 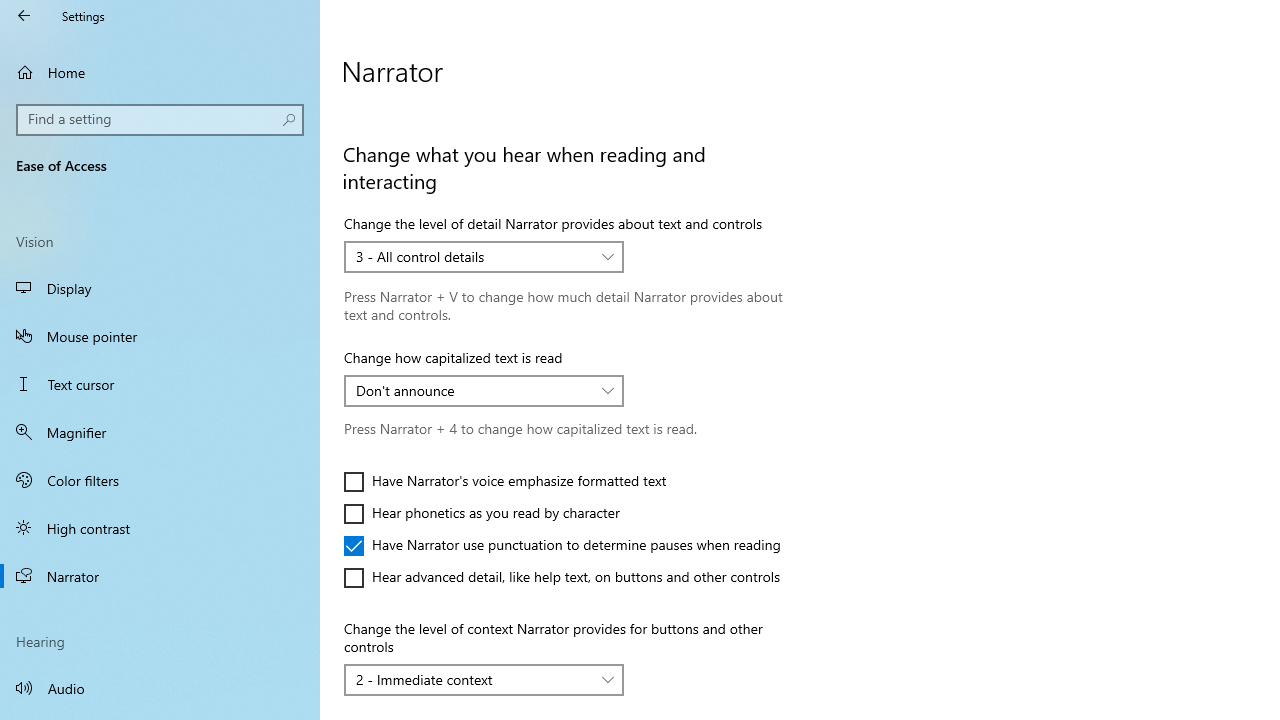 What do you see at coordinates (160, 334) in the screenshot?
I see `'Mouse pointer'` at bounding box center [160, 334].